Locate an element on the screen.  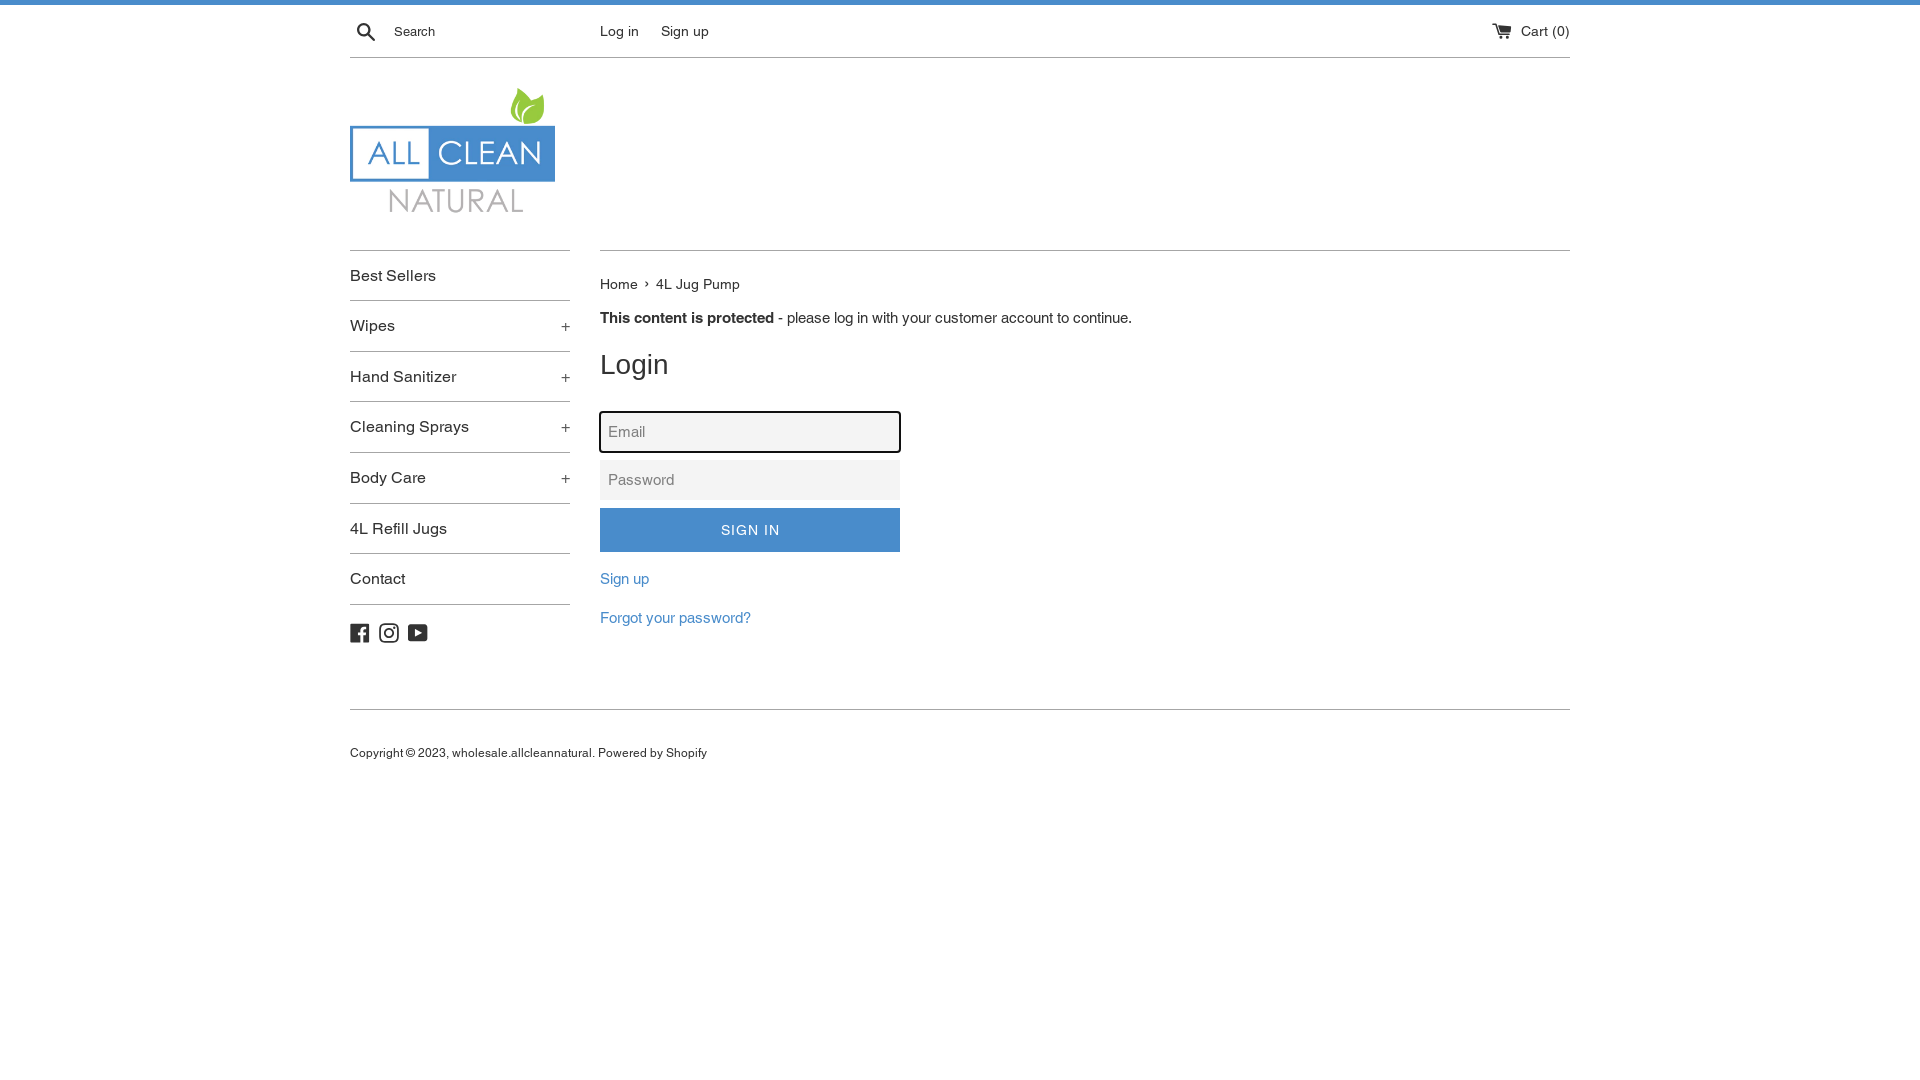
'wholesale.allcleannatural' is located at coordinates (522, 752).